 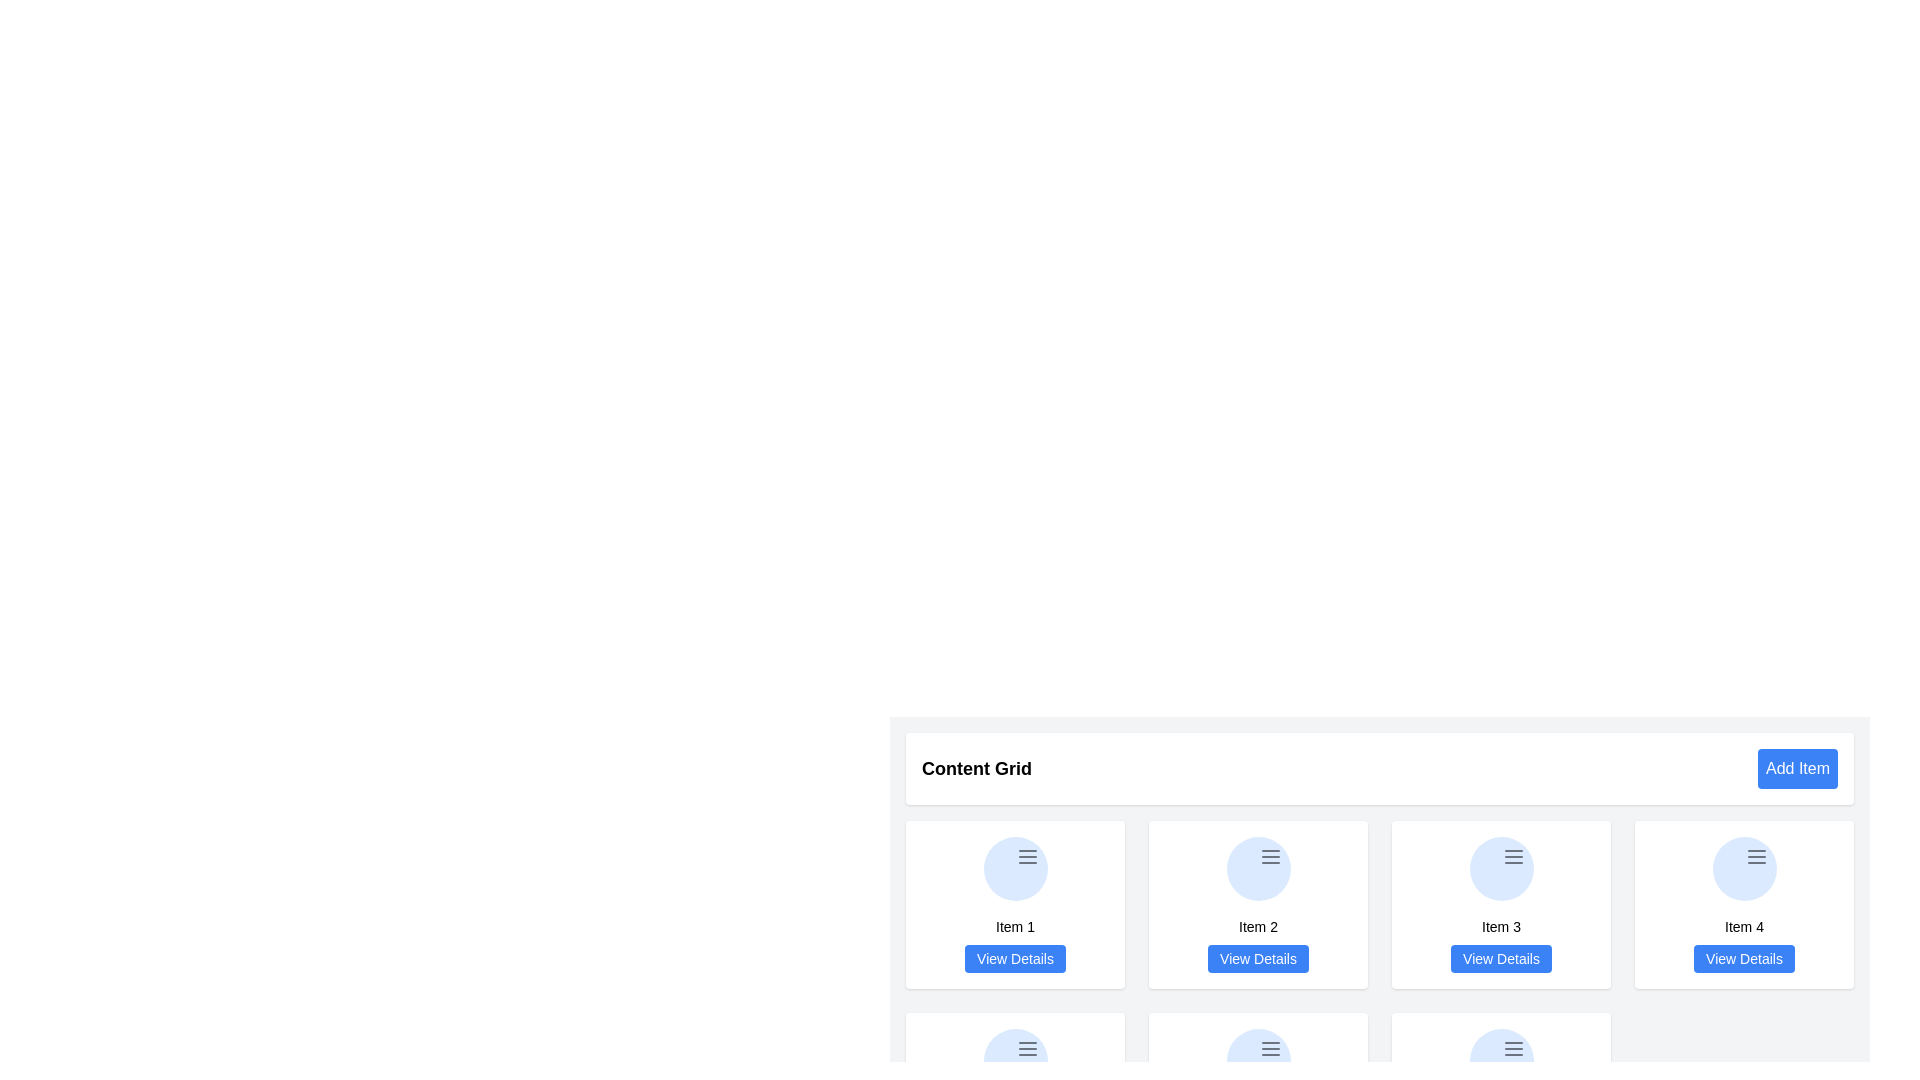 What do you see at coordinates (1027, 855) in the screenshot?
I see `the menu icon located` at bounding box center [1027, 855].